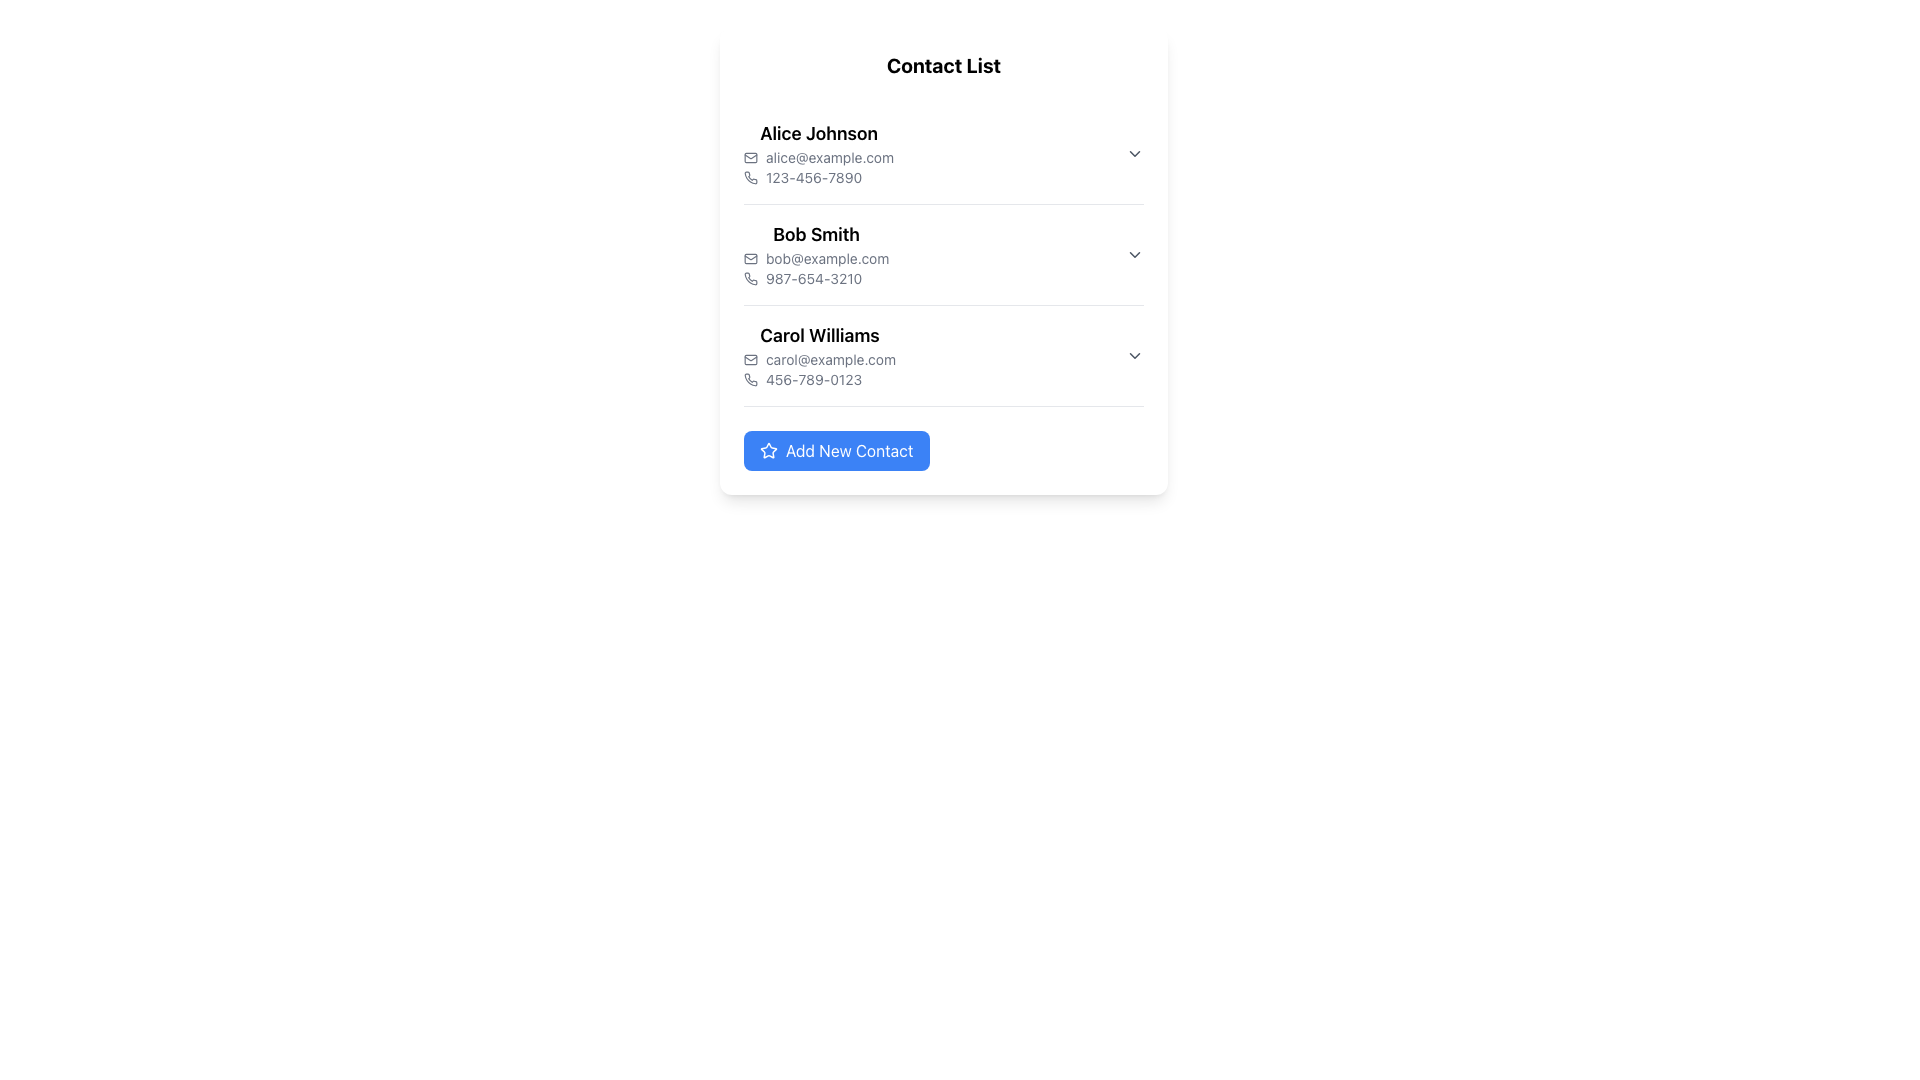 This screenshot has height=1080, width=1920. What do you see at coordinates (943, 354) in the screenshot?
I see `the Contact Information Block displaying details of 'Carol Williams'` at bounding box center [943, 354].